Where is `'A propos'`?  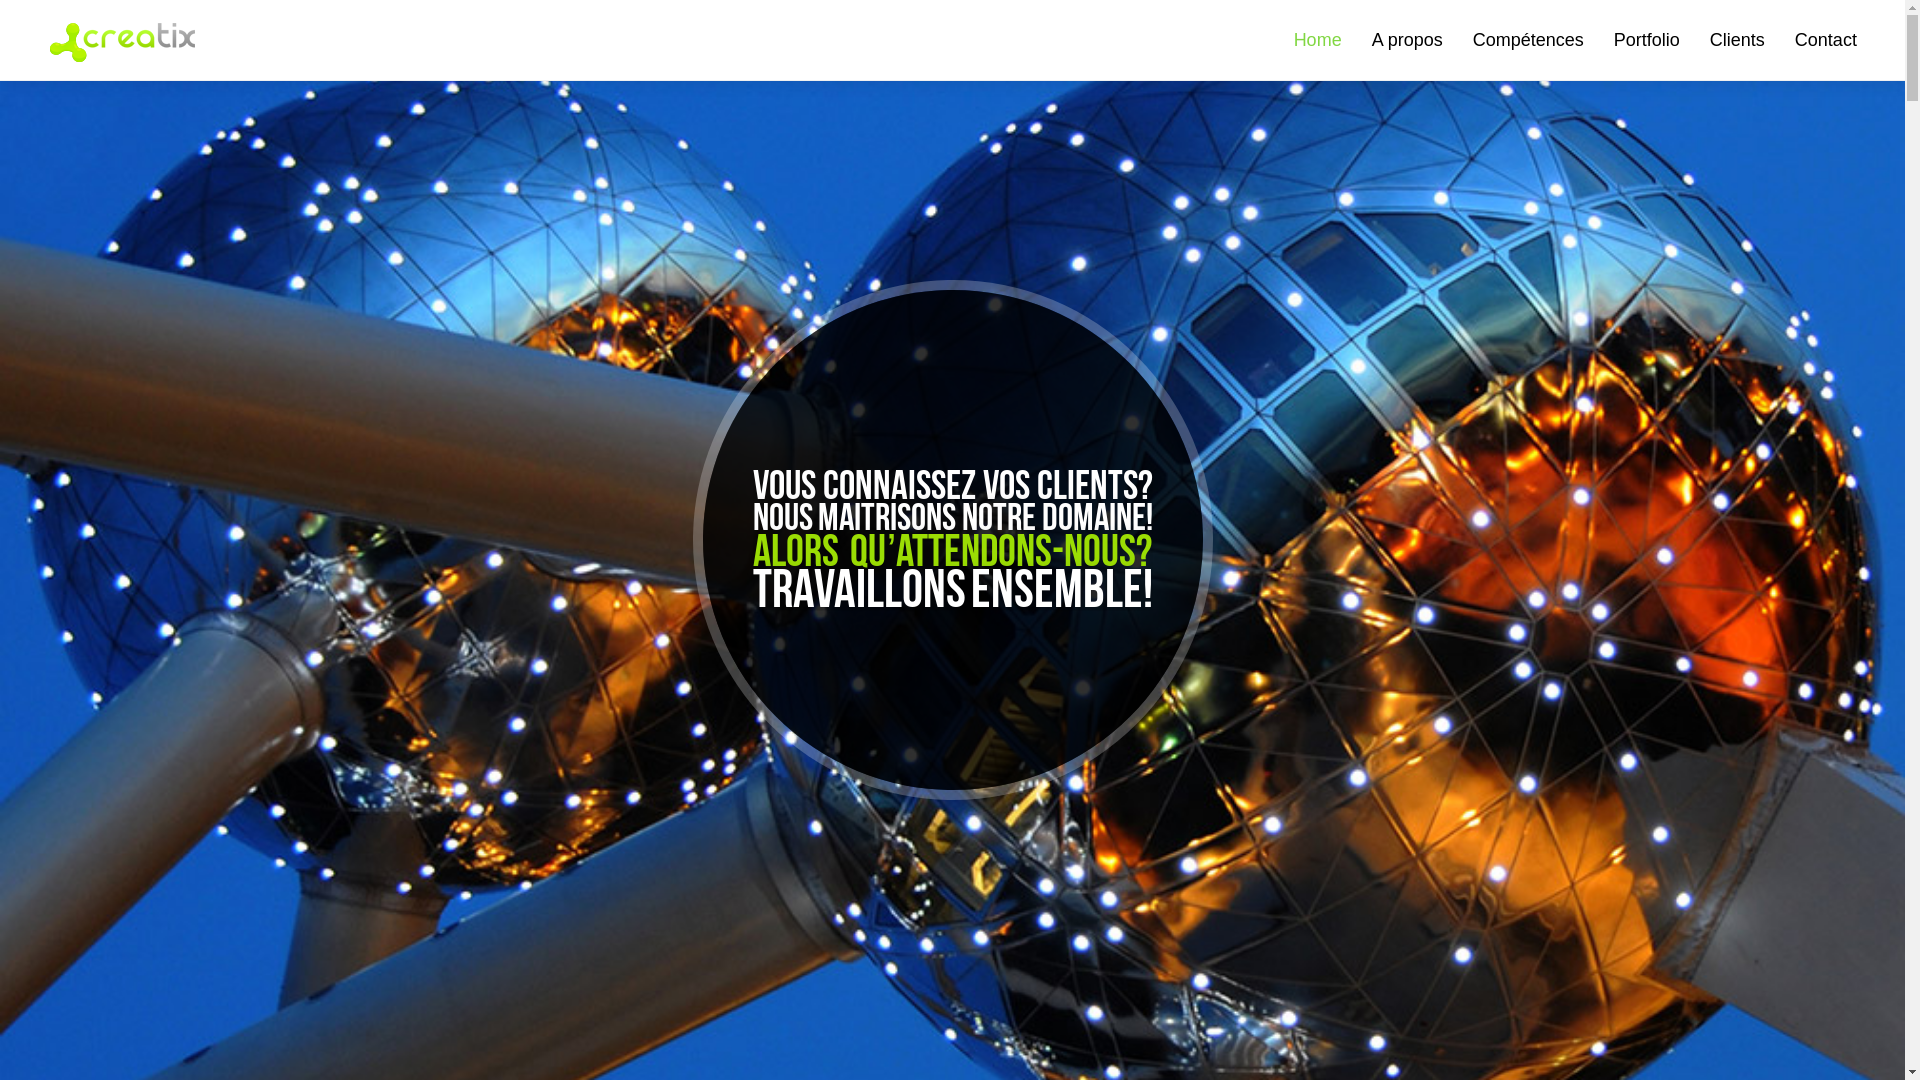 'A propos' is located at coordinates (1371, 39).